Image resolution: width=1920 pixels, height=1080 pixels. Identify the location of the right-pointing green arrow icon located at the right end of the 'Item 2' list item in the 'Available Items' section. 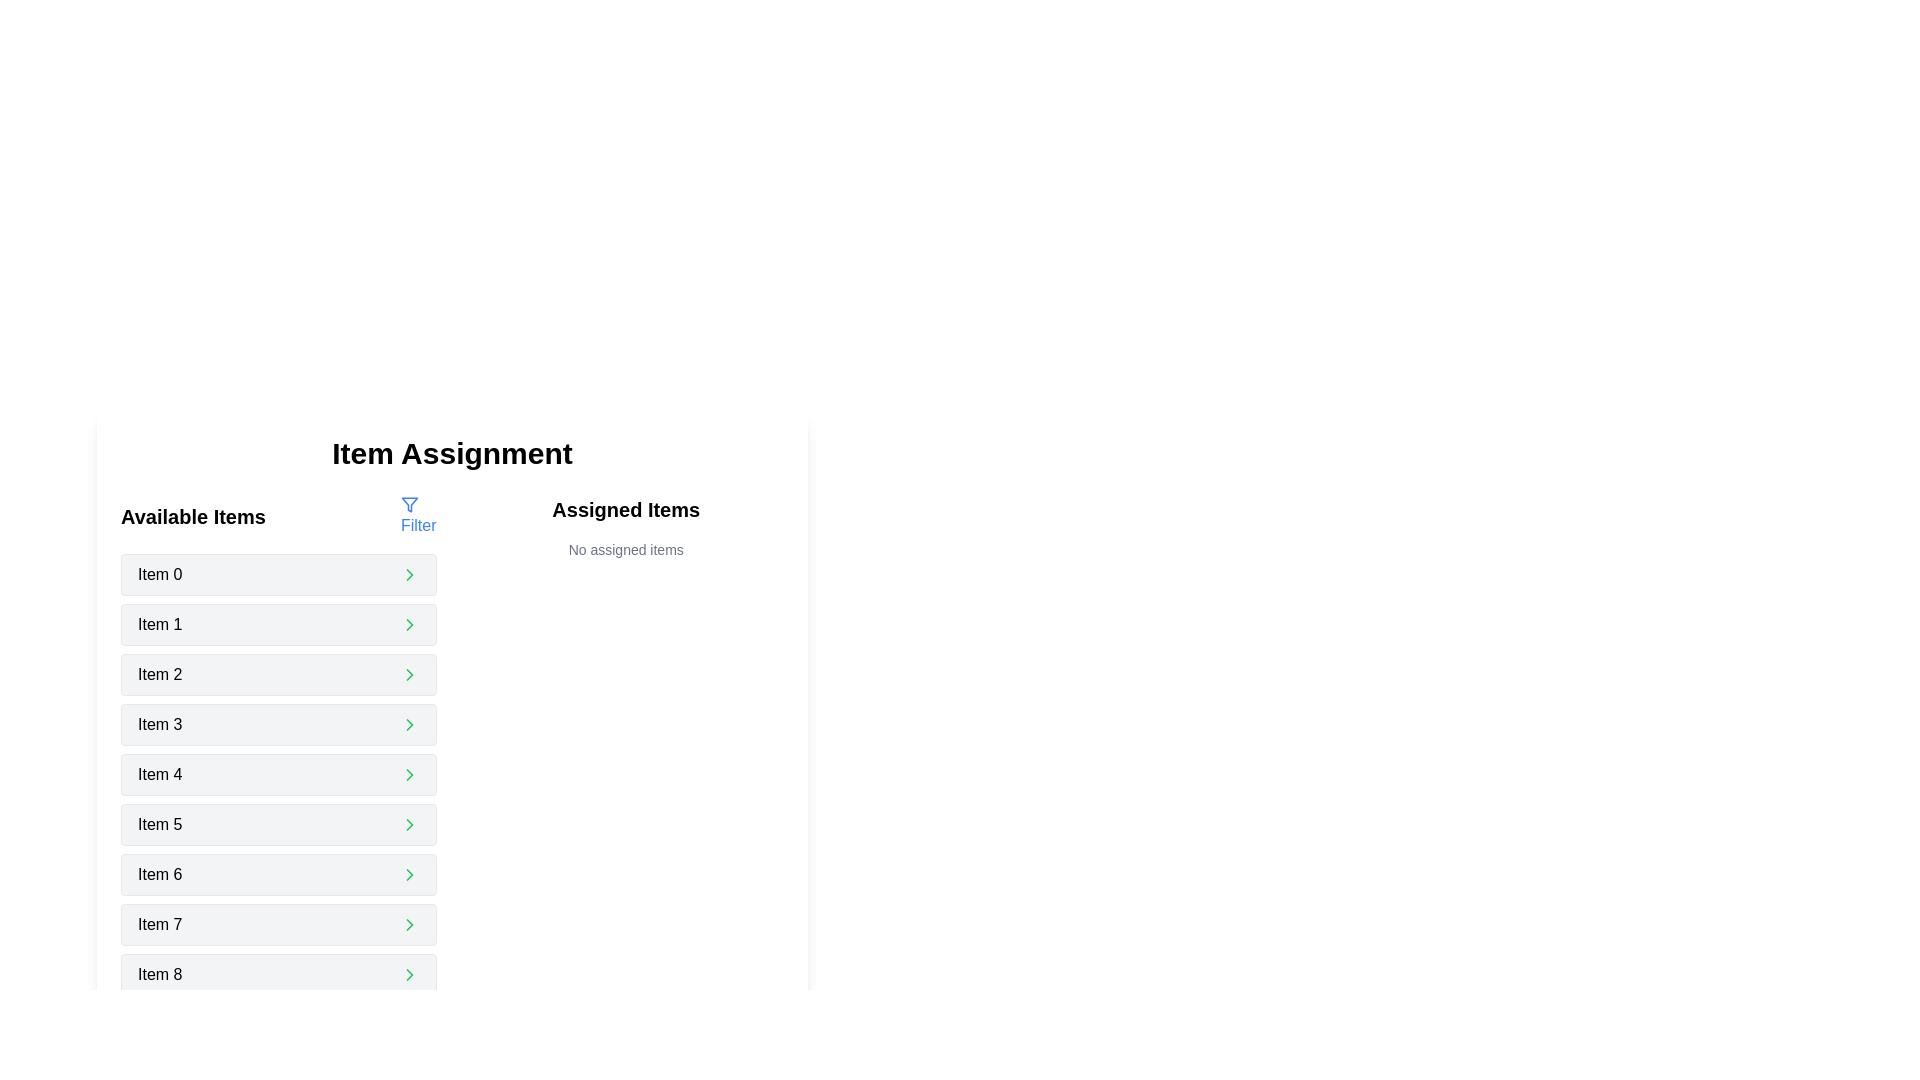
(408, 675).